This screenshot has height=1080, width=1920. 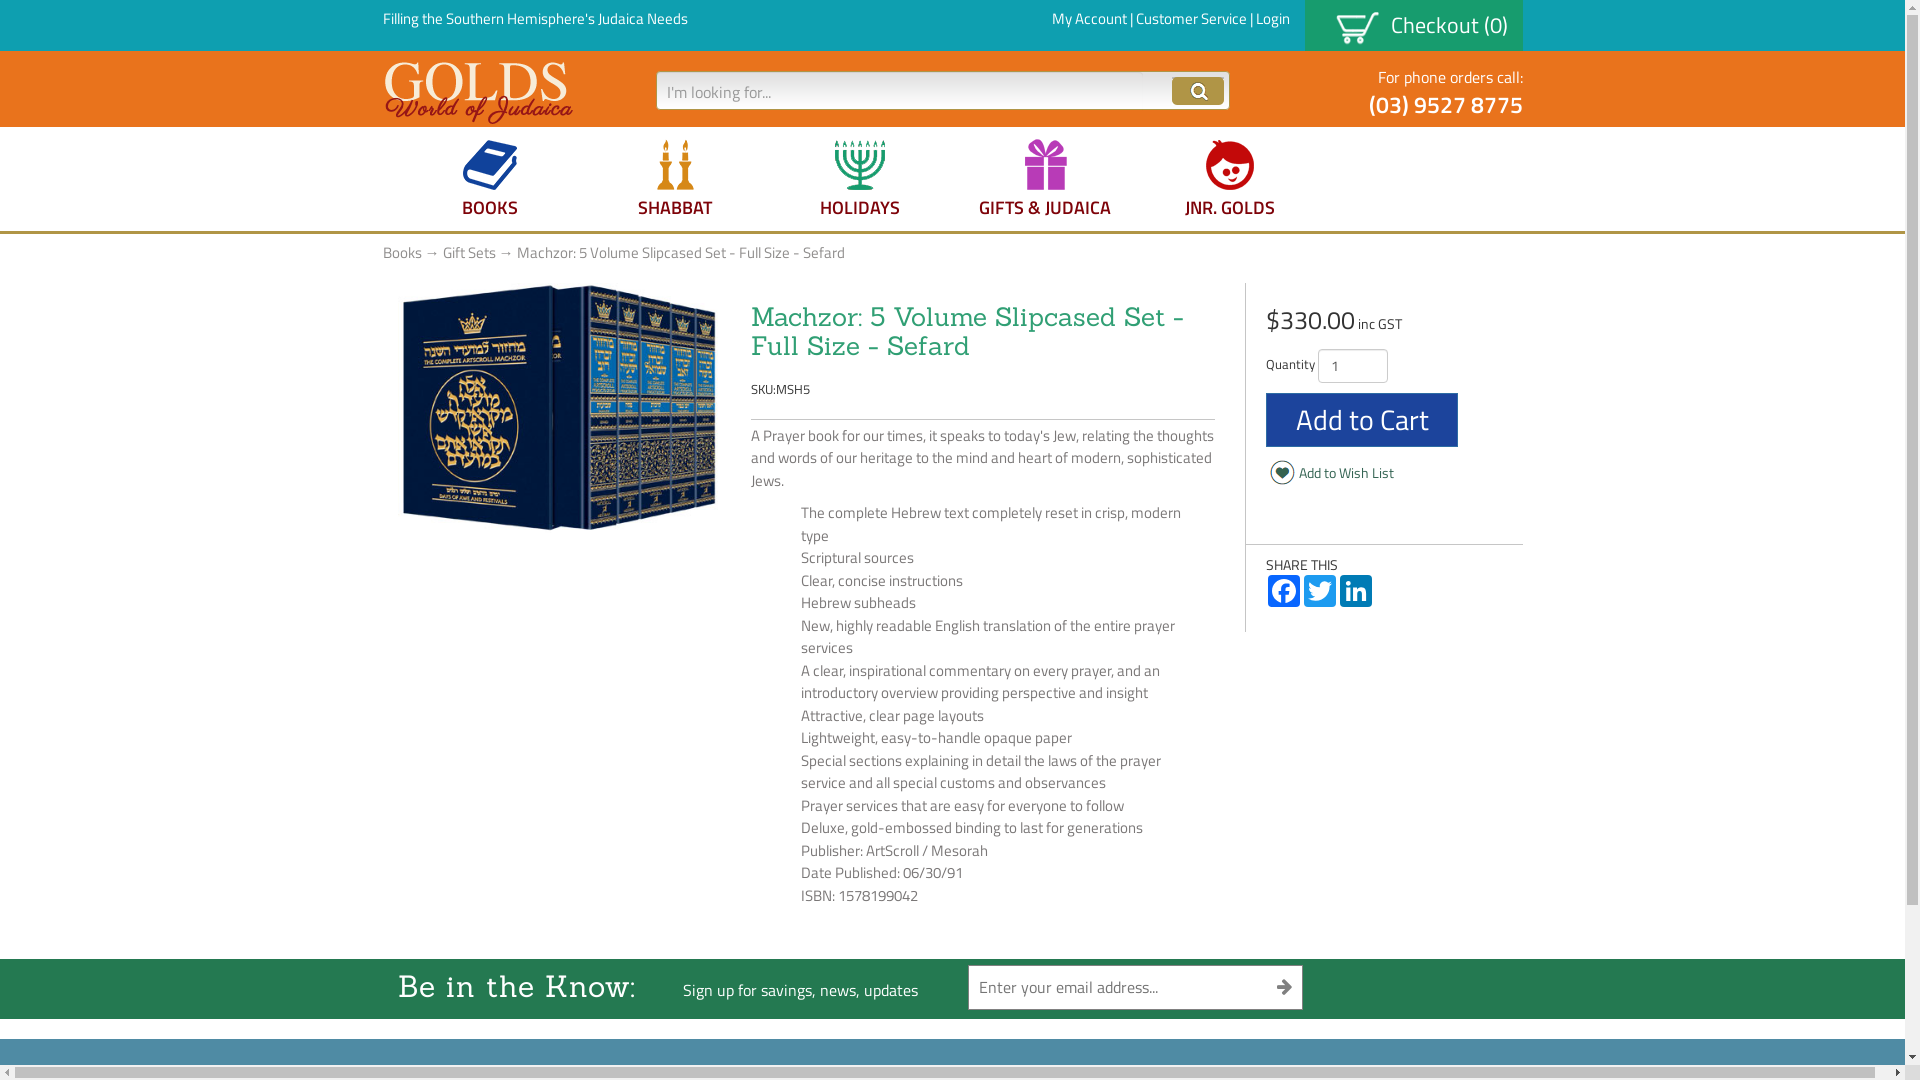 What do you see at coordinates (1191, 18) in the screenshot?
I see `'Customer Service'` at bounding box center [1191, 18].